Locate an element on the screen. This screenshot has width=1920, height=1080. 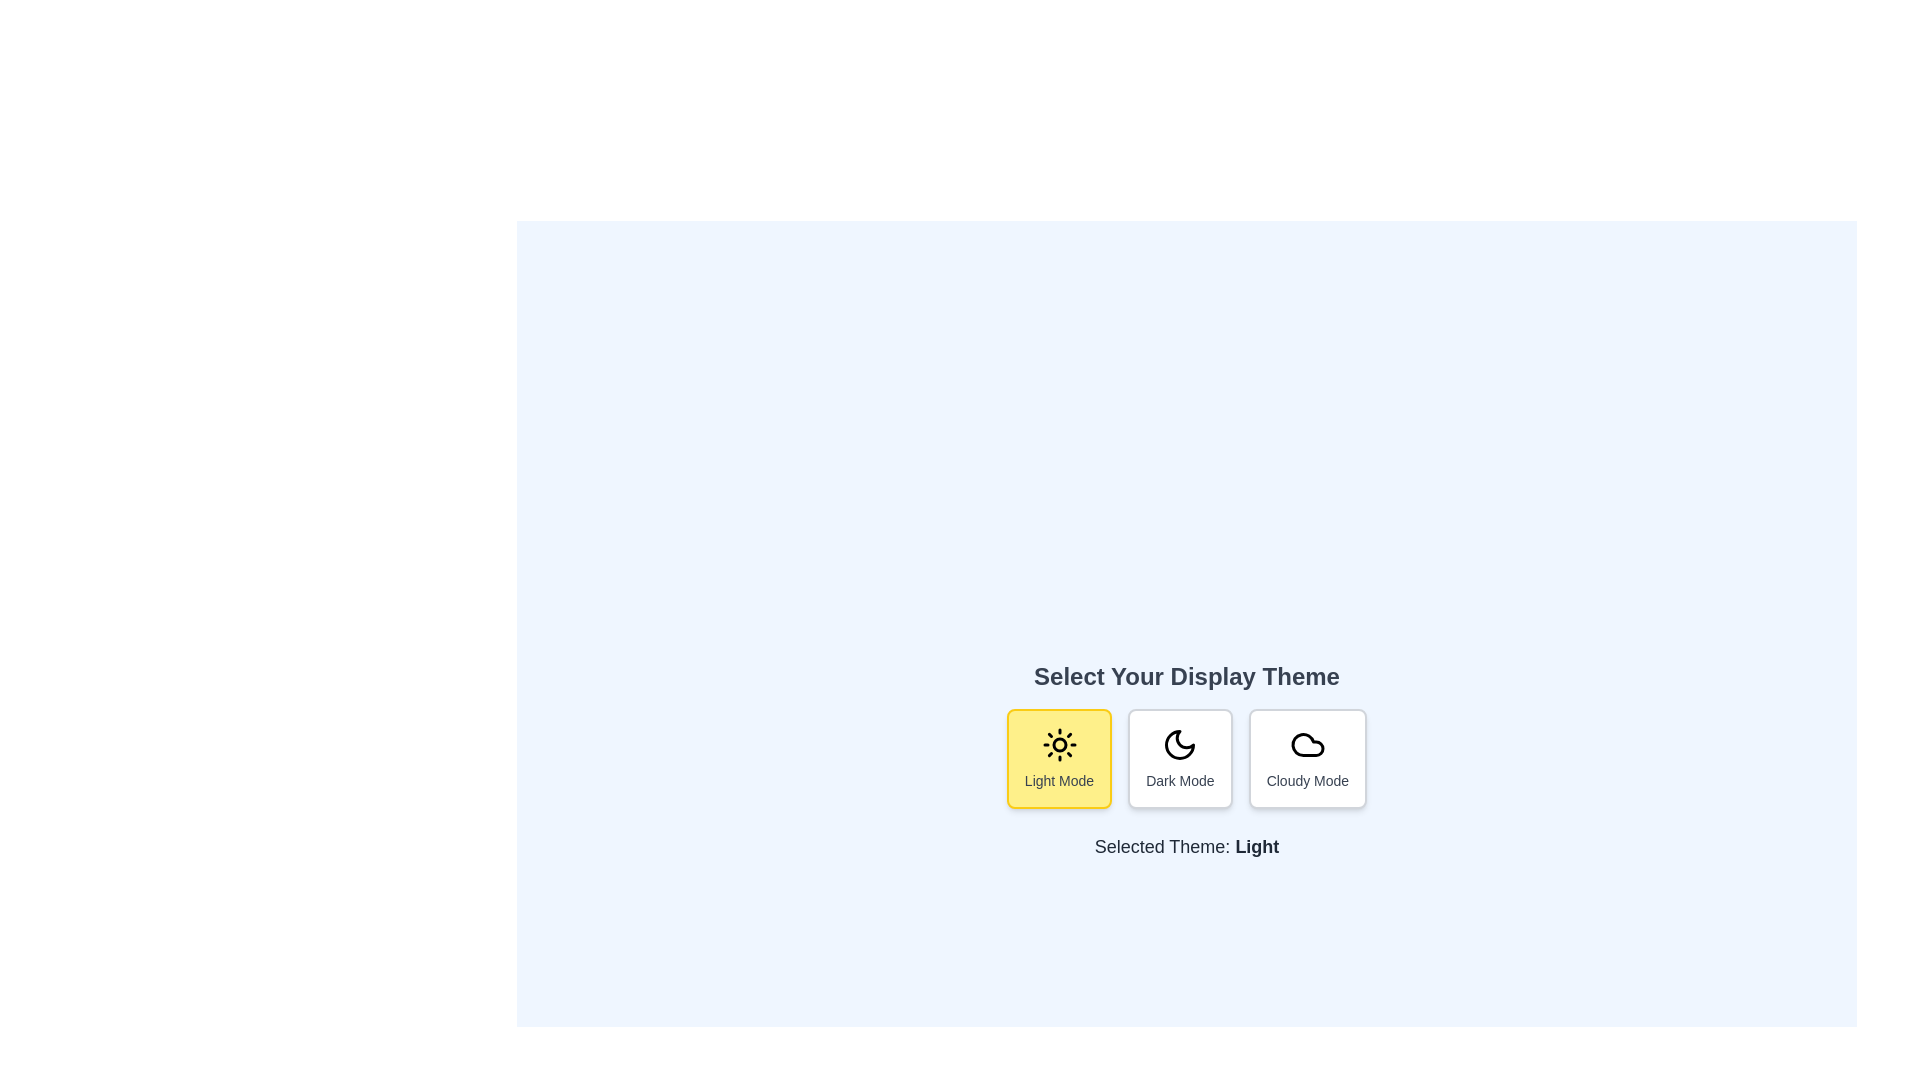
the button corresponding to Light Mode mode is located at coordinates (1058, 759).